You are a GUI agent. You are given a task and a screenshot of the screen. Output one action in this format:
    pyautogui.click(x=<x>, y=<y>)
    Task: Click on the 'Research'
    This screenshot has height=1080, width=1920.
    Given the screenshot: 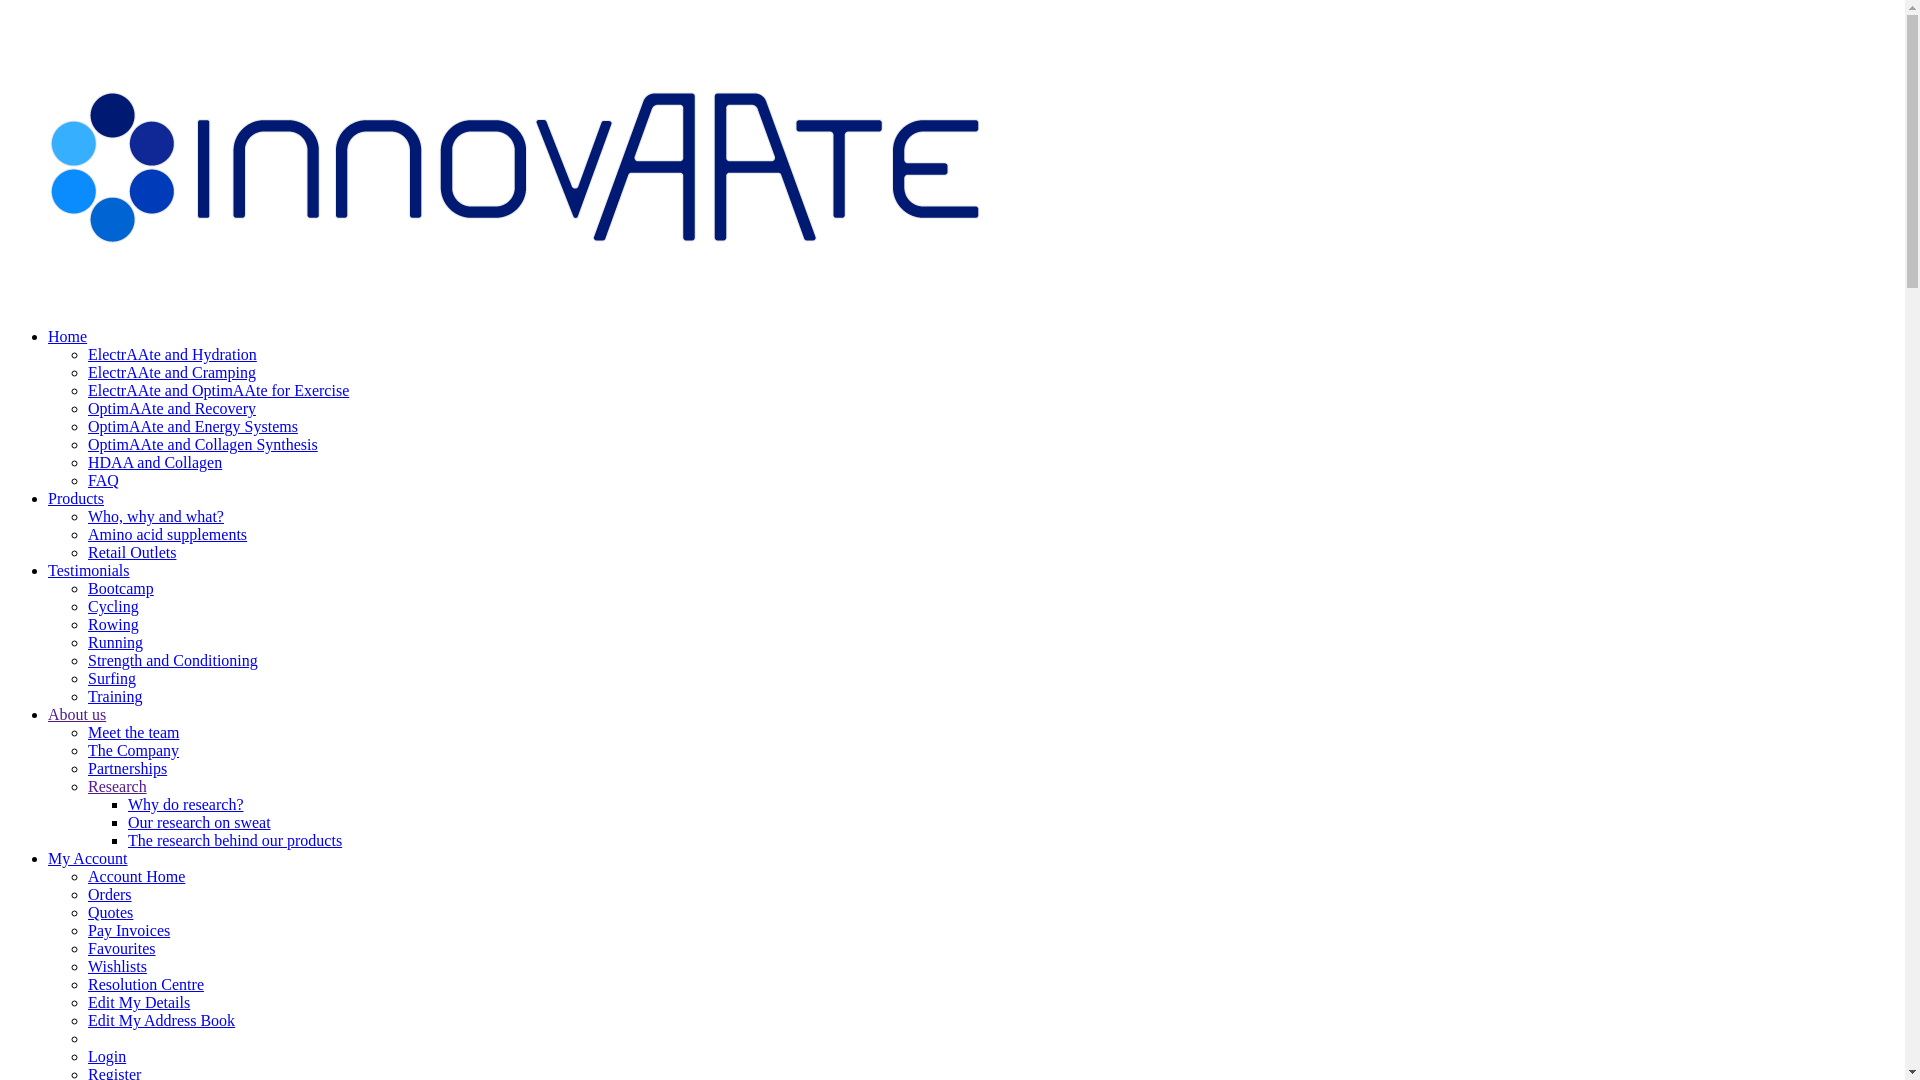 What is the action you would take?
    pyautogui.click(x=86, y=785)
    